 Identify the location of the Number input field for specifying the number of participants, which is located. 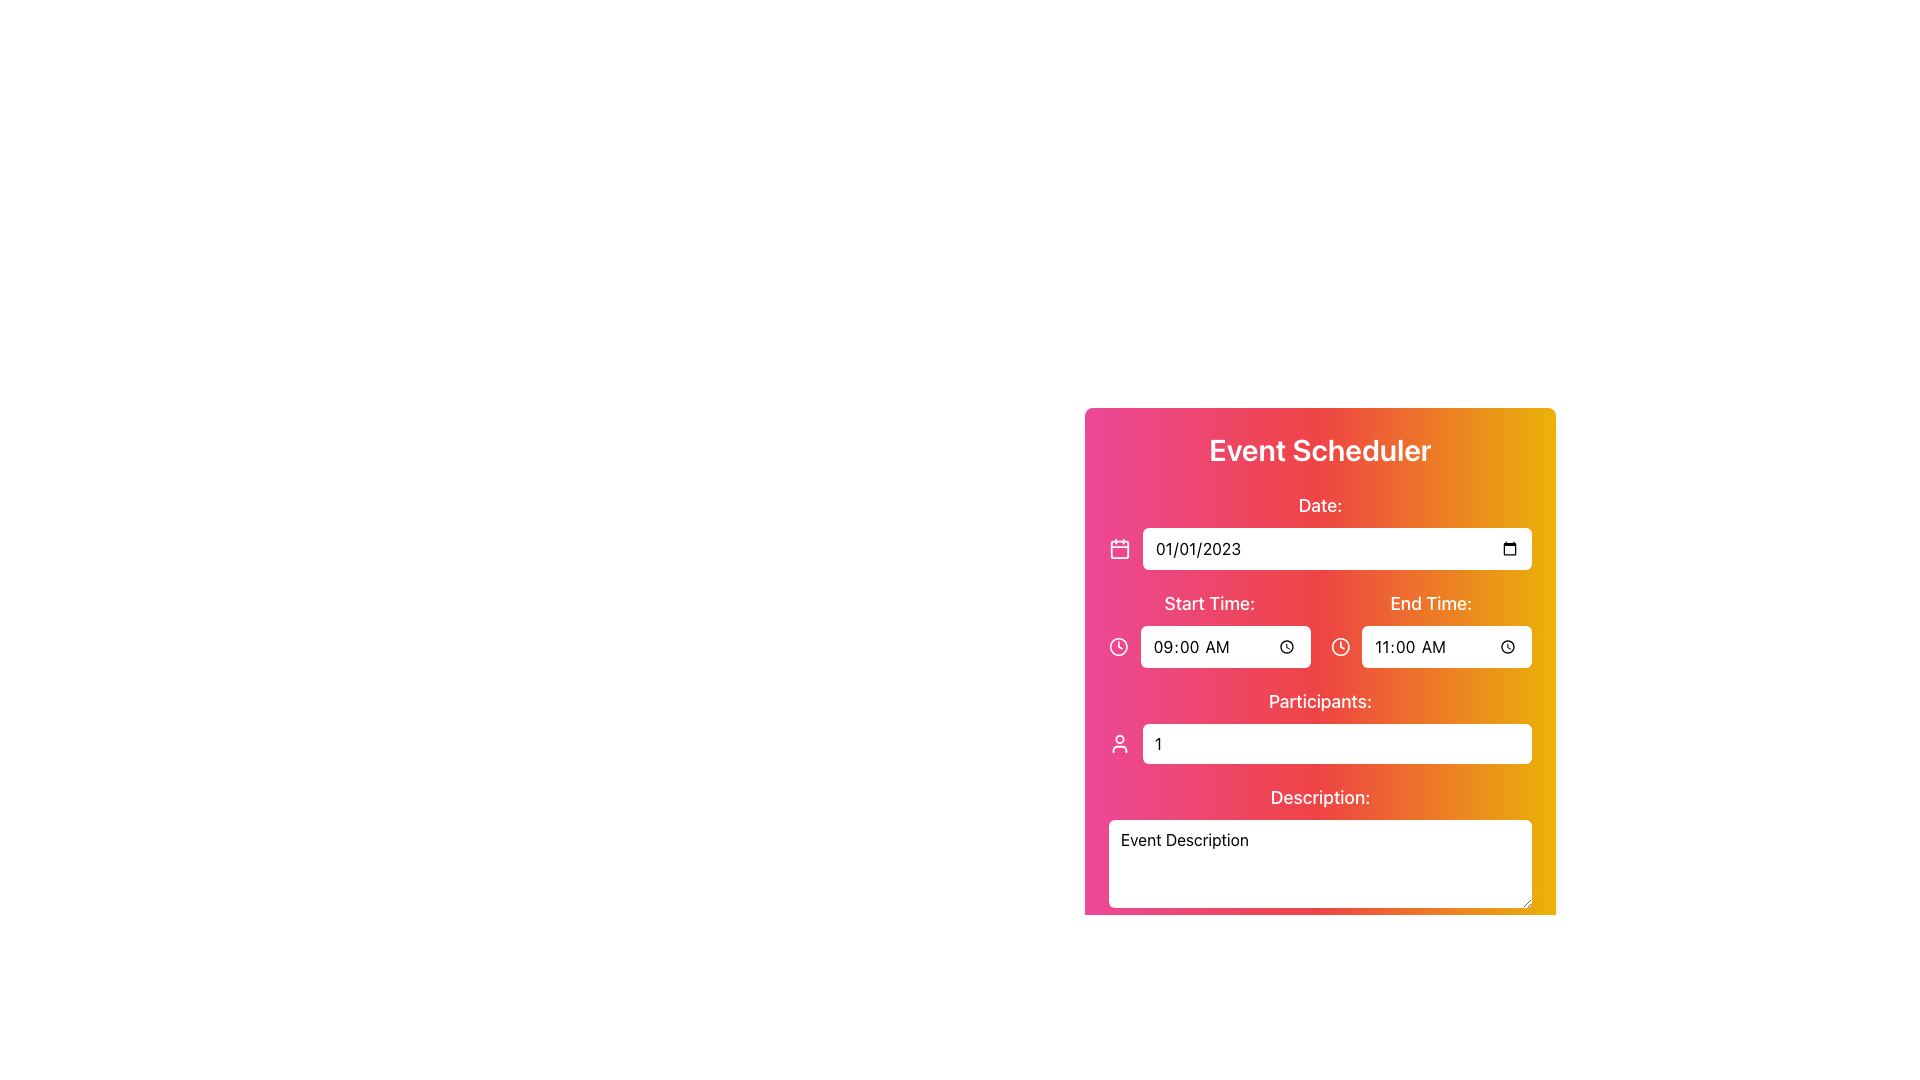
(1320, 725).